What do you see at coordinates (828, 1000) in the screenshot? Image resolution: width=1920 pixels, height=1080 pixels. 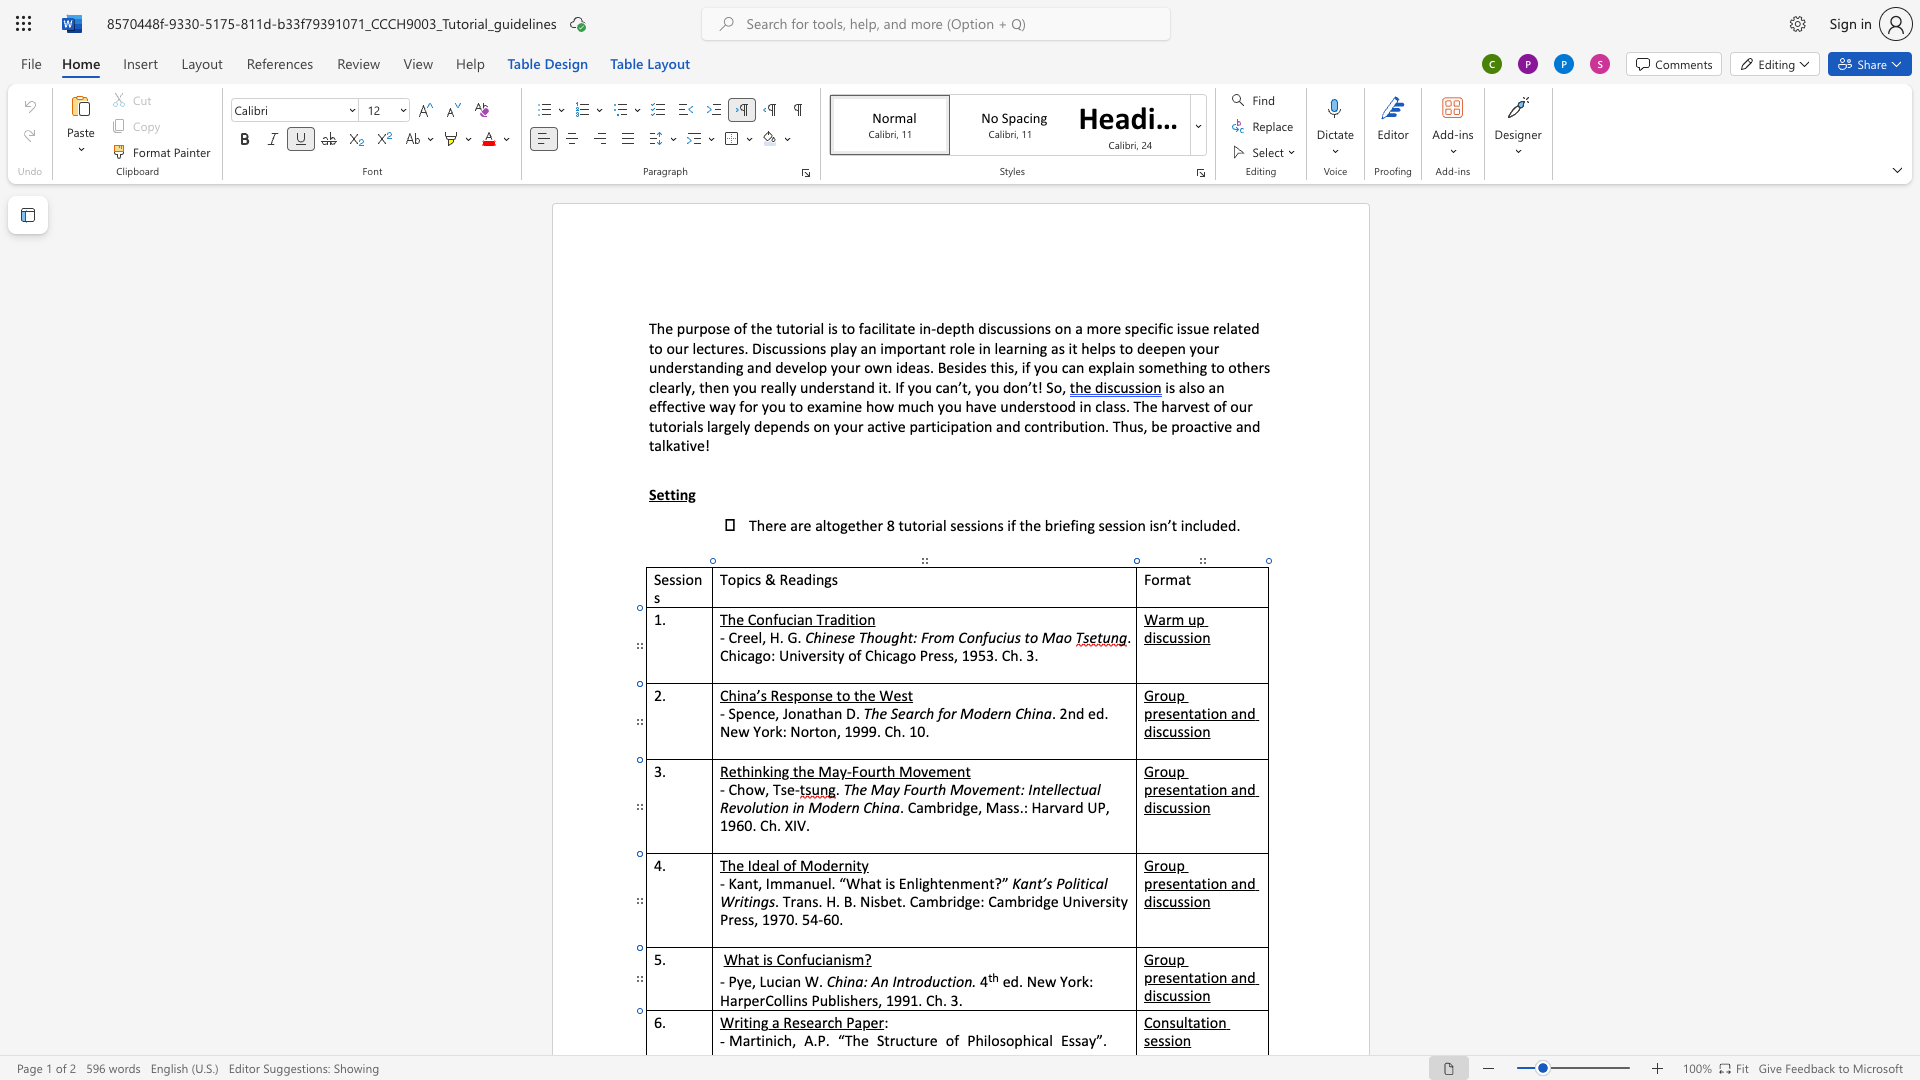 I see `the space between the continuous character "u" and "b" in the text` at bounding box center [828, 1000].